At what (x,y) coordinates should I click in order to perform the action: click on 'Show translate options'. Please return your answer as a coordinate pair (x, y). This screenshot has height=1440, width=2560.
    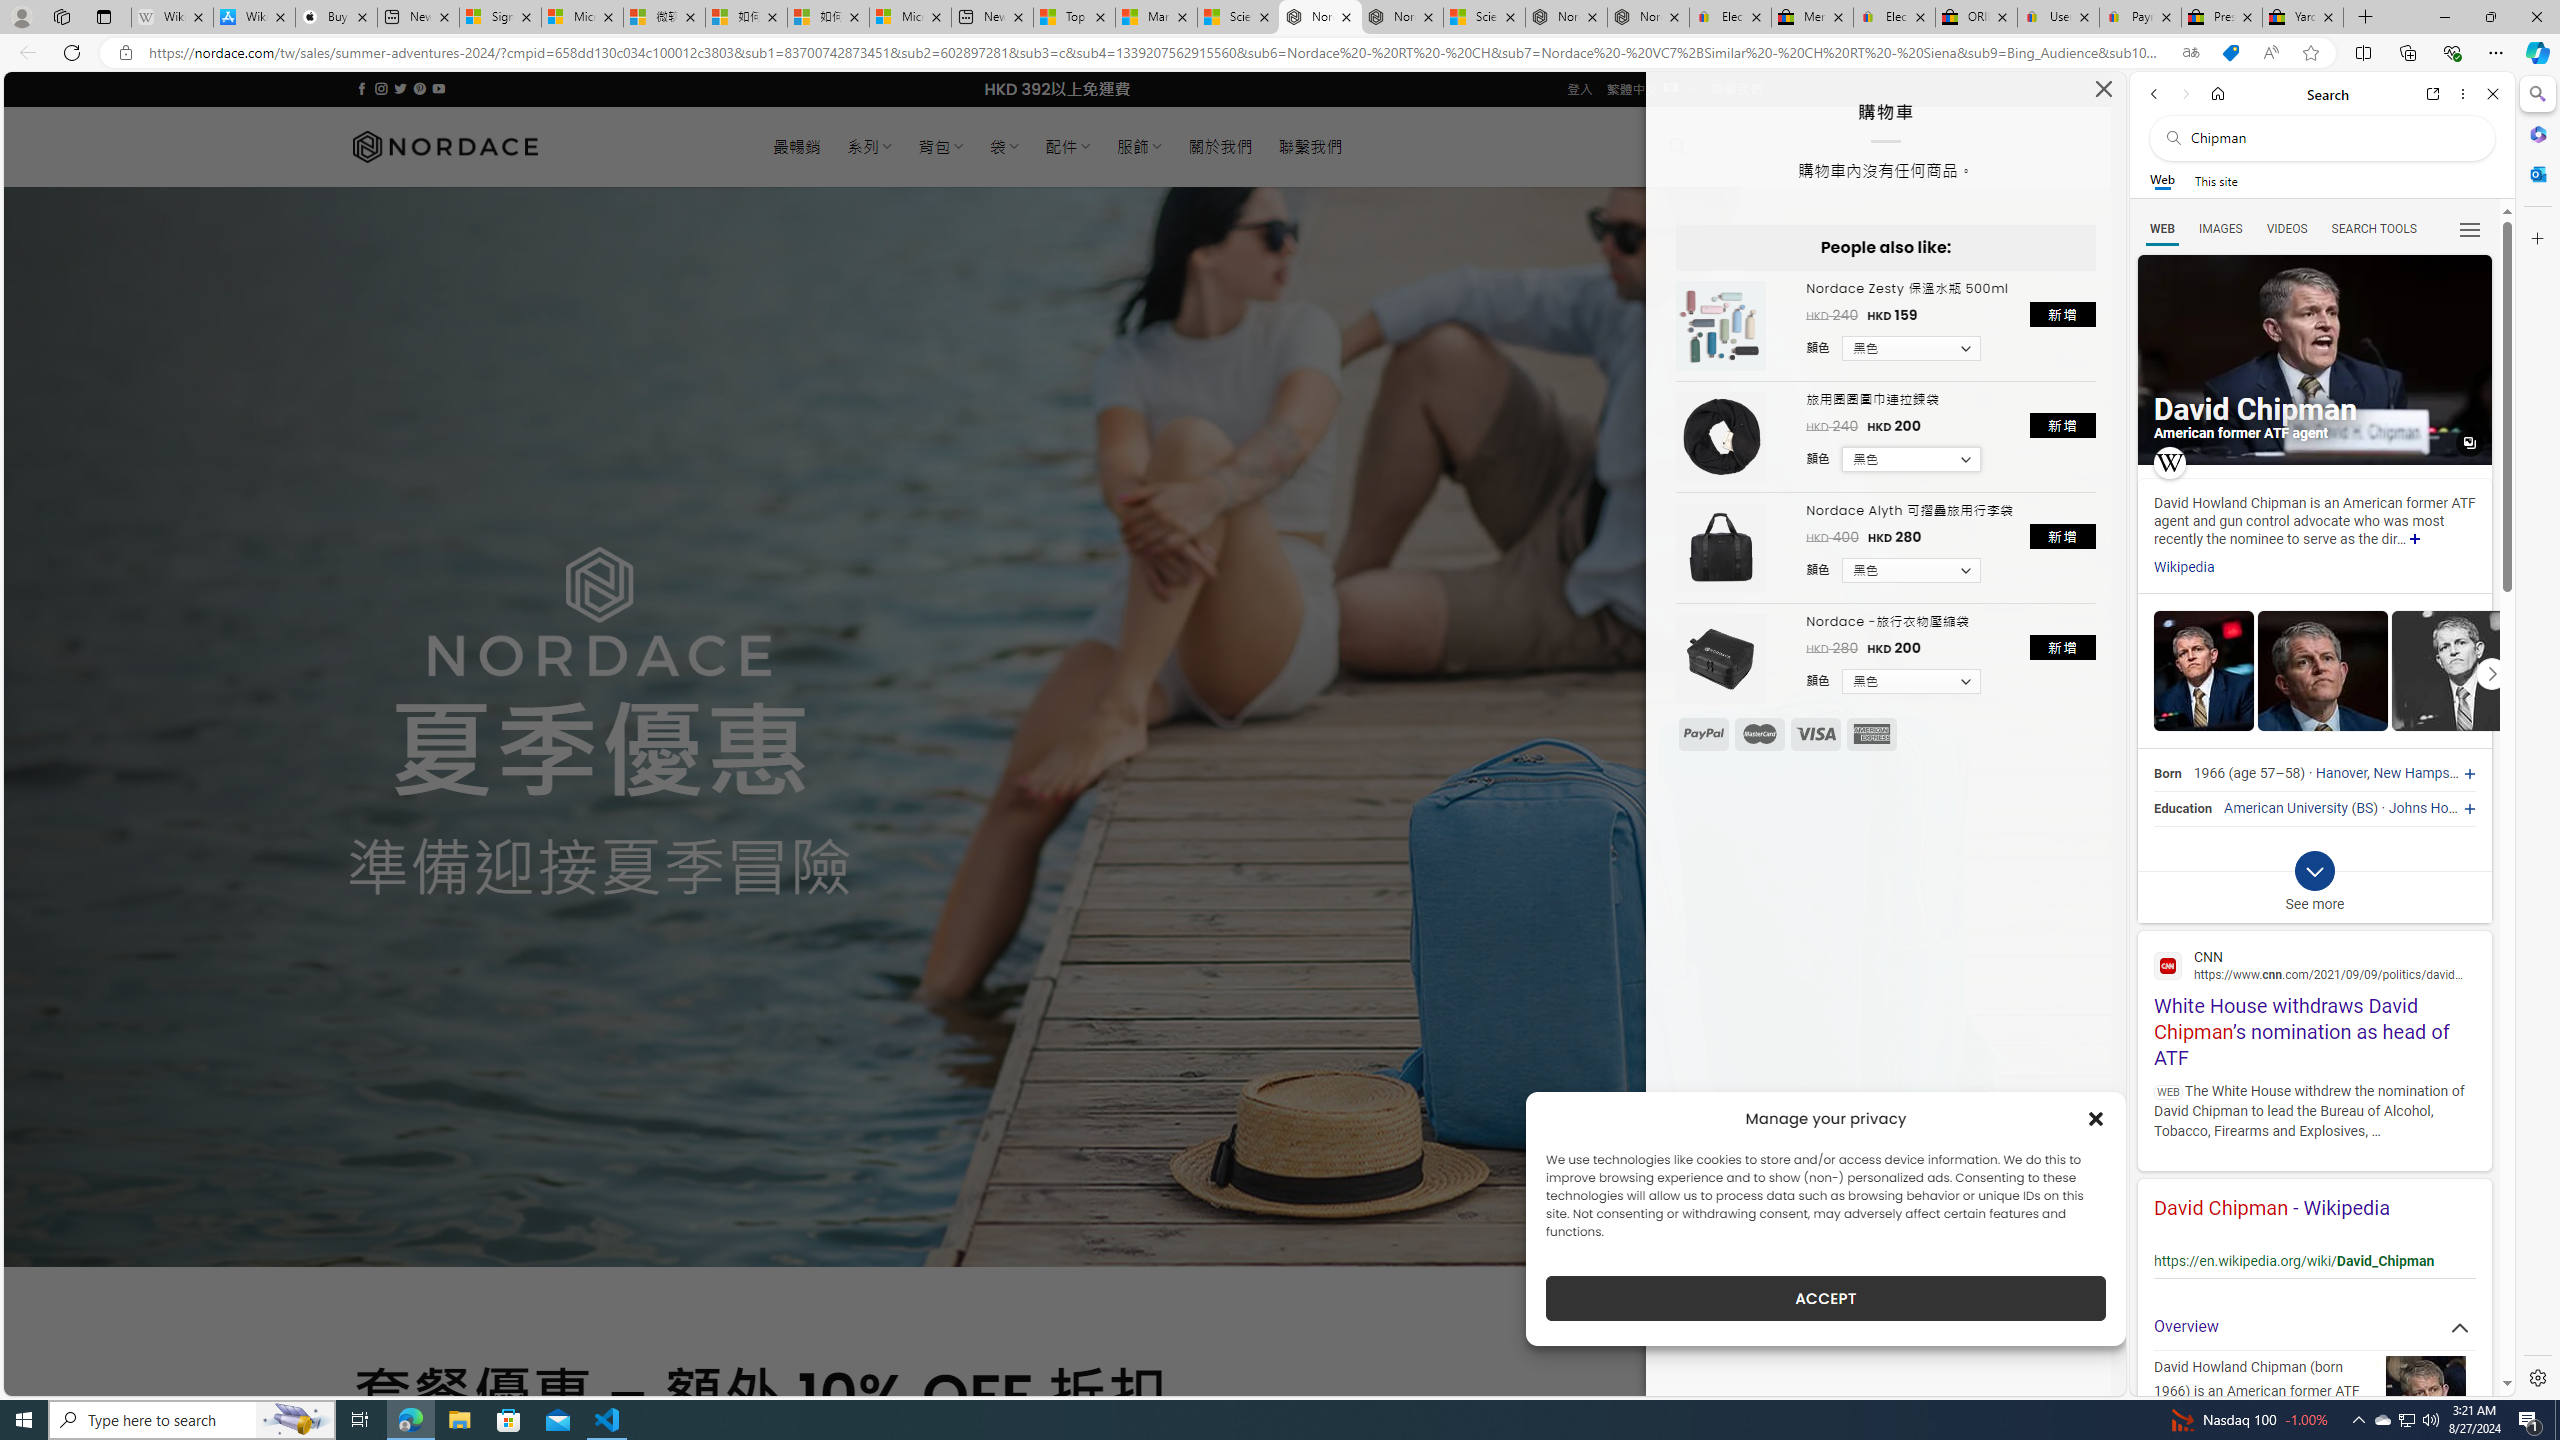
    Looking at the image, I should click on (2190, 53).